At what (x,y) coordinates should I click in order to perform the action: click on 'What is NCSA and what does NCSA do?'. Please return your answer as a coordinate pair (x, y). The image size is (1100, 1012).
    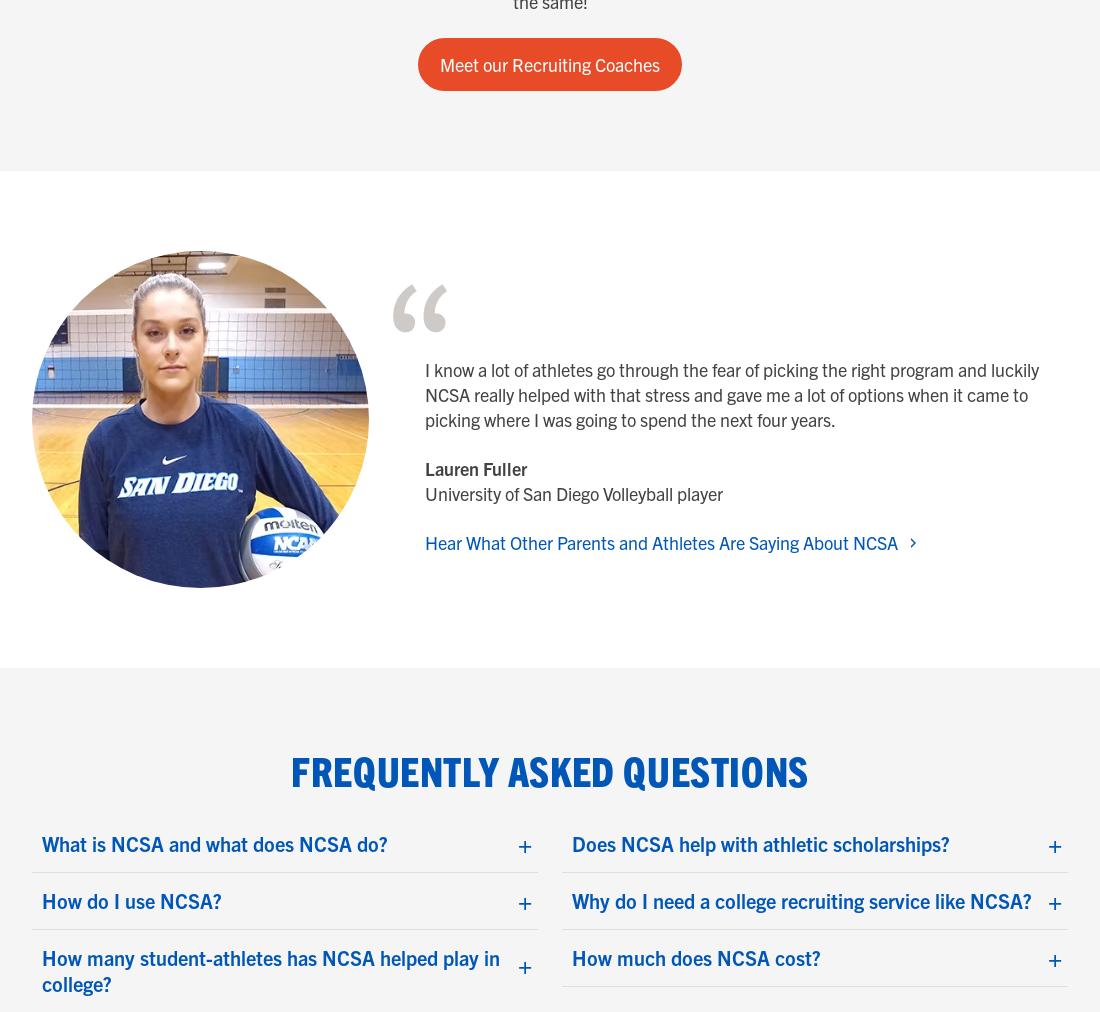
    Looking at the image, I should click on (215, 842).